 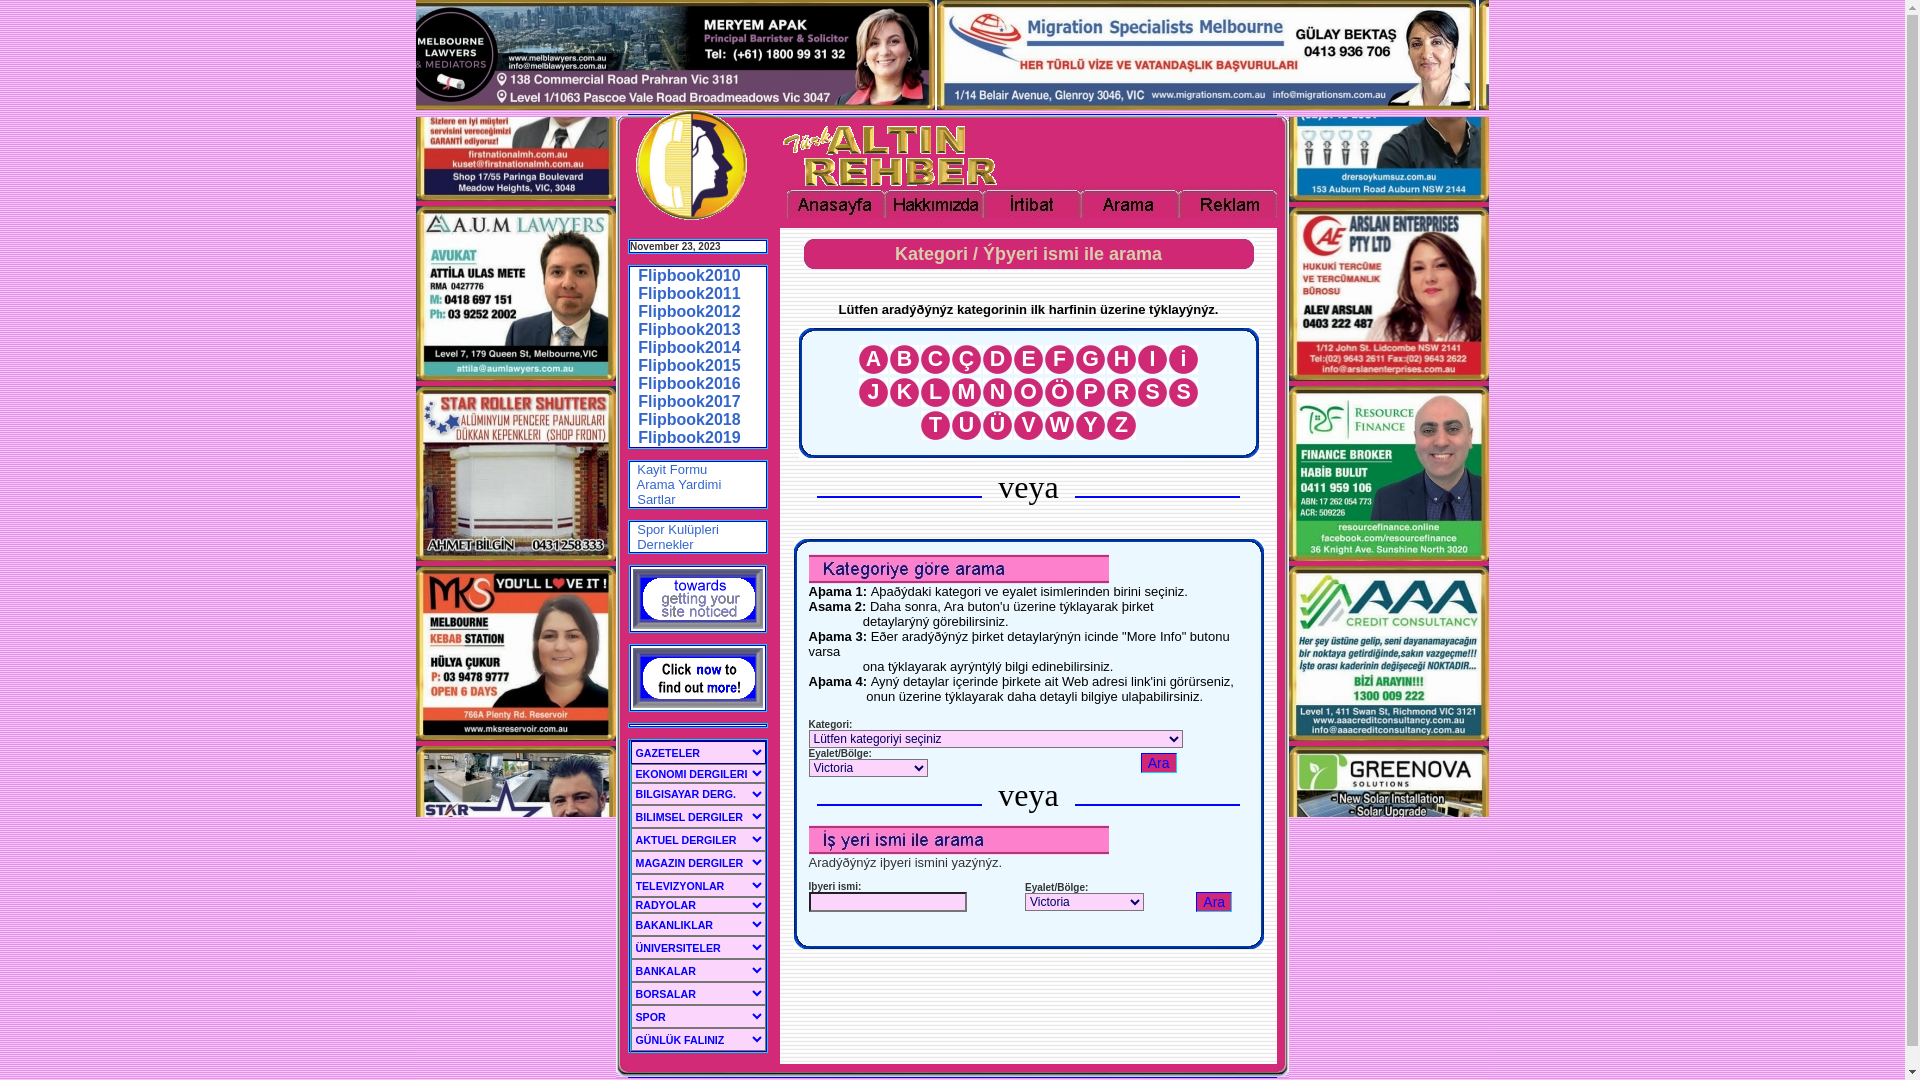 What do you see at coordinates (1027, 362) in the screenshot?
I see `'E'` at bounding box center [1027, 362].